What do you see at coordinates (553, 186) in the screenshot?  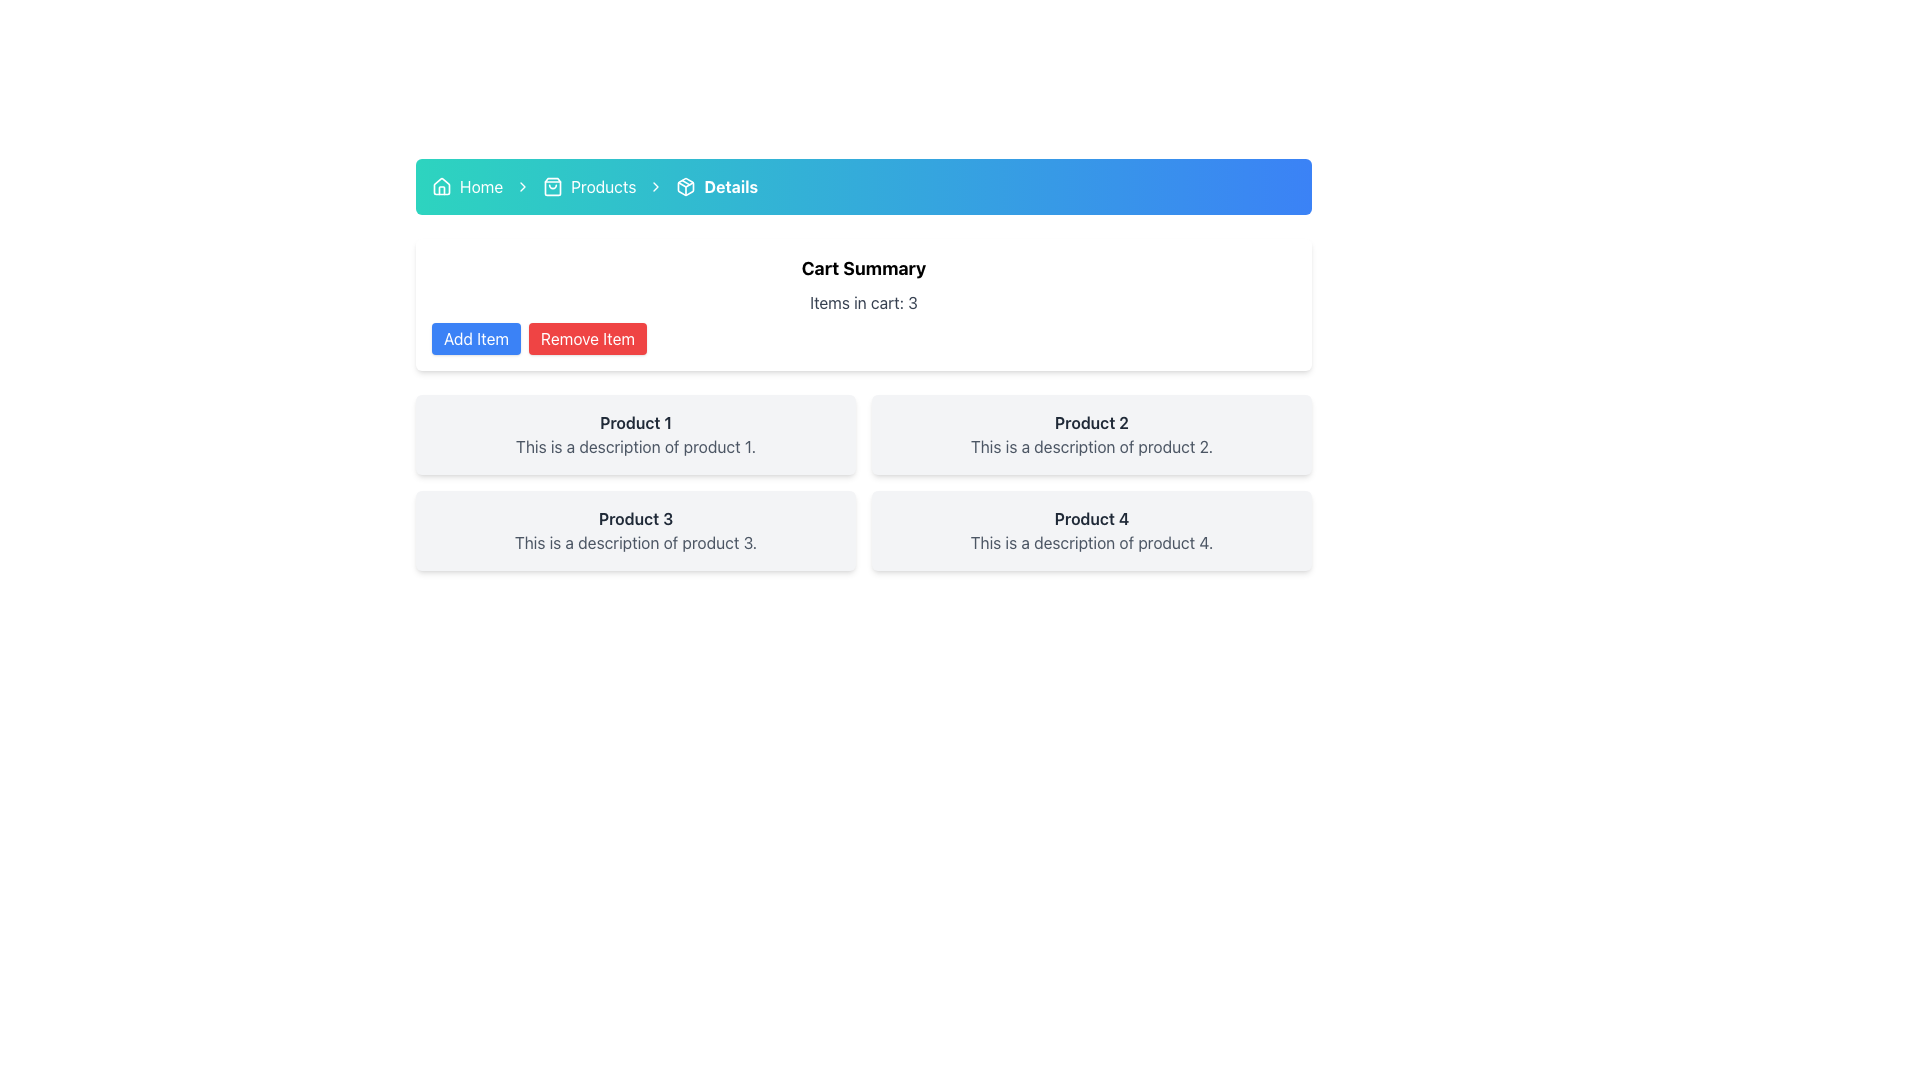 I see `the shopping bag icon in the breadcrumb navigation bar located at the top of the page, which is styled with a minimalistic design and positioned to the left of the 'Products' text` at bounding box center [553, 186].